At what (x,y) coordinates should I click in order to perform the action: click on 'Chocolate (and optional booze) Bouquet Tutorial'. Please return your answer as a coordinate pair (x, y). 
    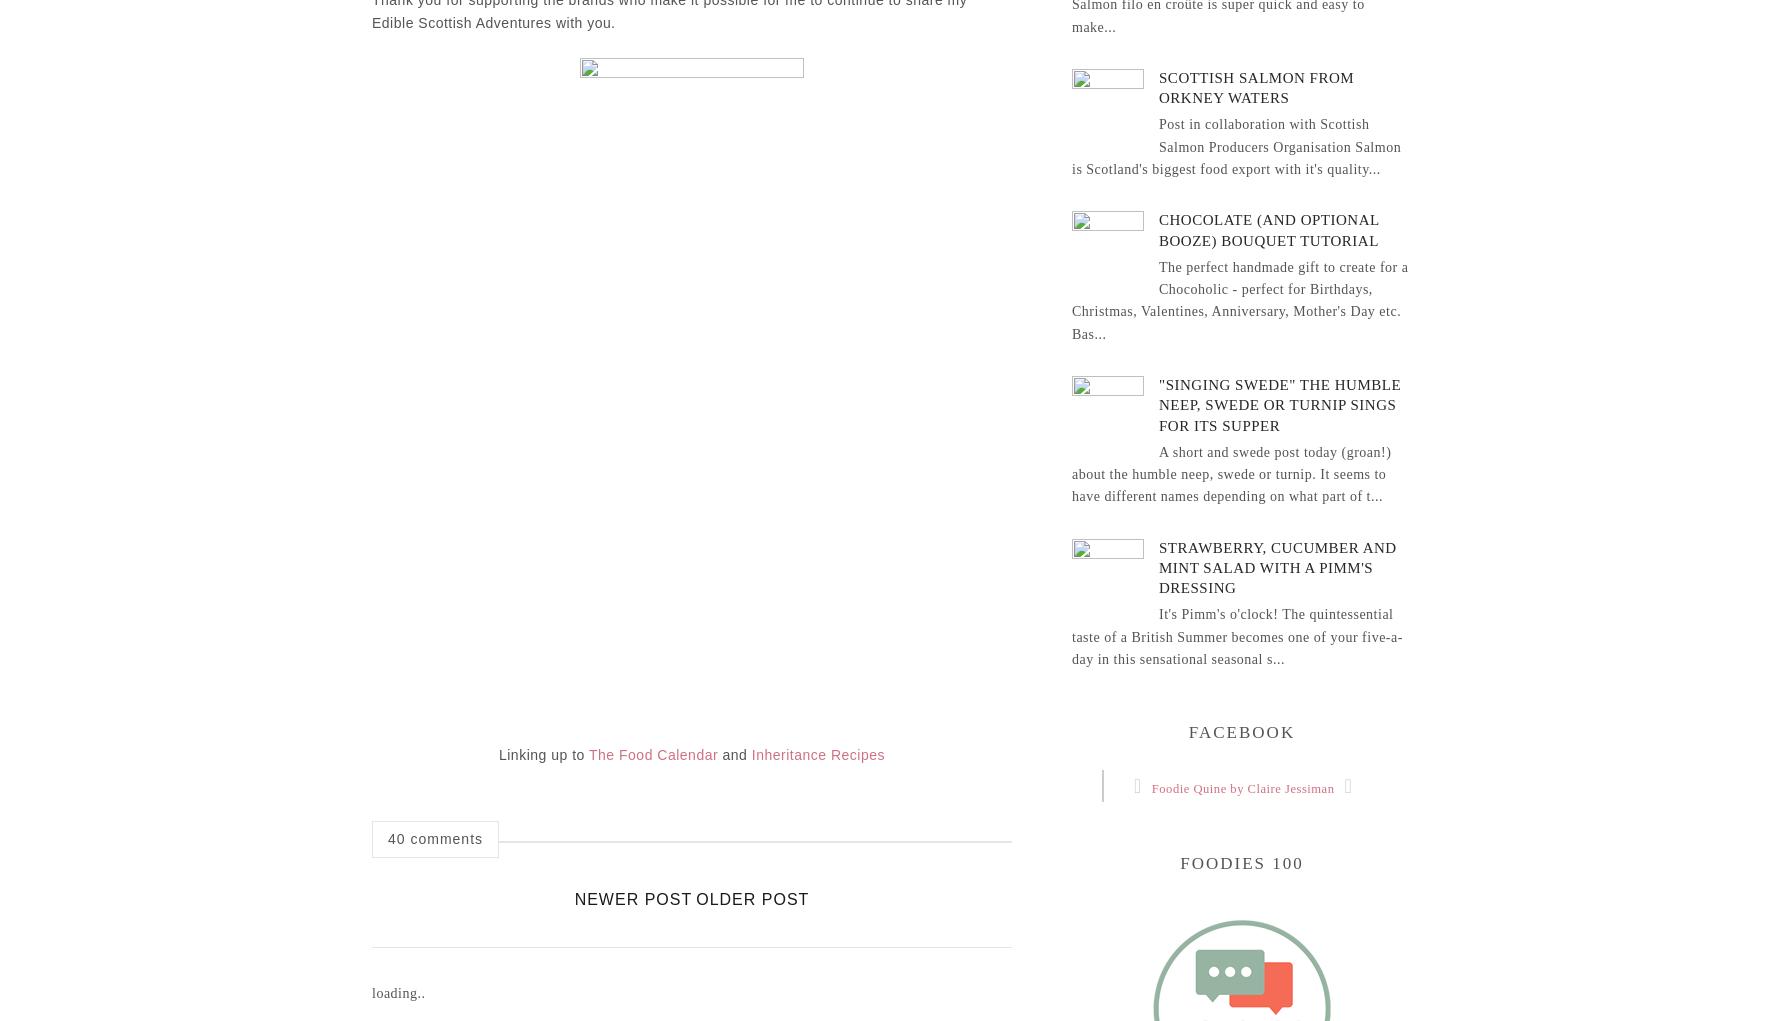
    Looking at the image, I should click on (1267, 230).